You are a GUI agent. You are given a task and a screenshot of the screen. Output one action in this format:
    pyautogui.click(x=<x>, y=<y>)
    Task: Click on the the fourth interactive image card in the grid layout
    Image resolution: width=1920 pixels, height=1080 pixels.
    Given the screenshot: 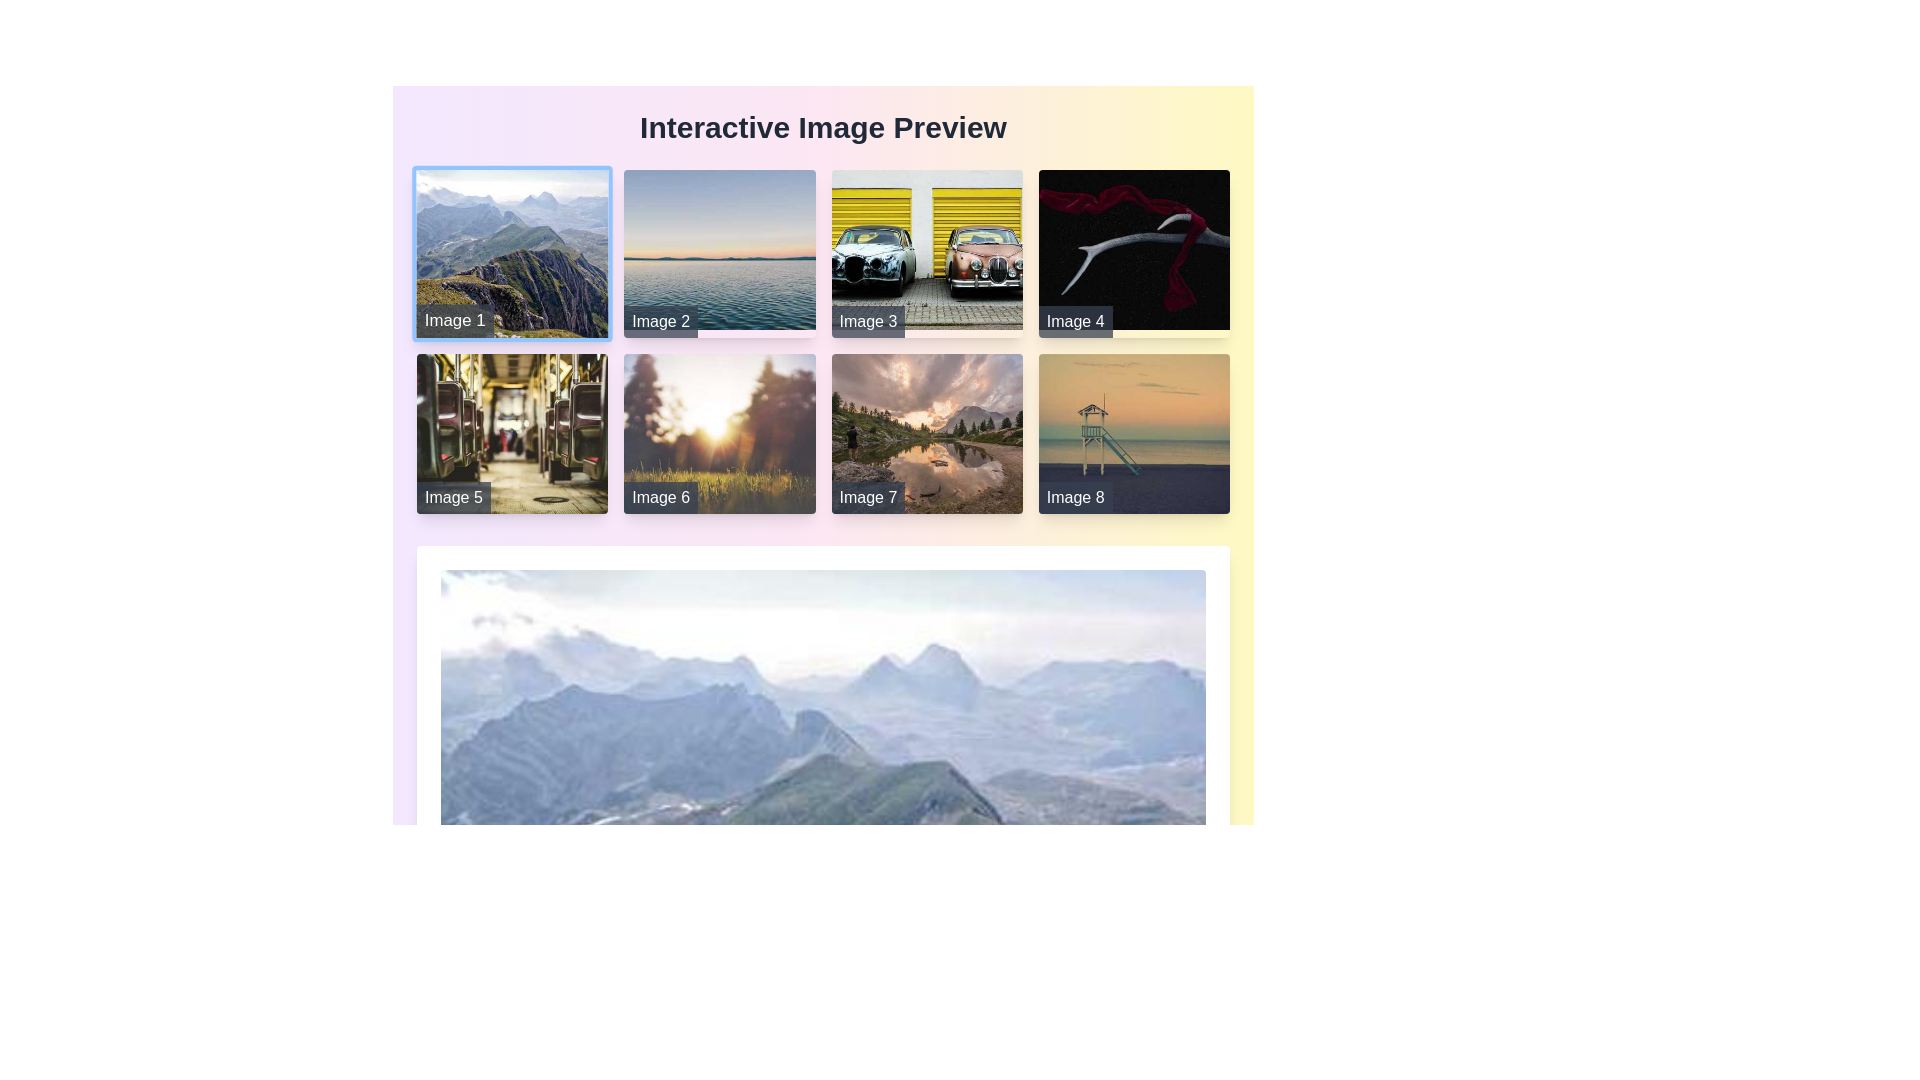 What is the action you would take?
    pyautogui.click(x=1134, y=253)
    